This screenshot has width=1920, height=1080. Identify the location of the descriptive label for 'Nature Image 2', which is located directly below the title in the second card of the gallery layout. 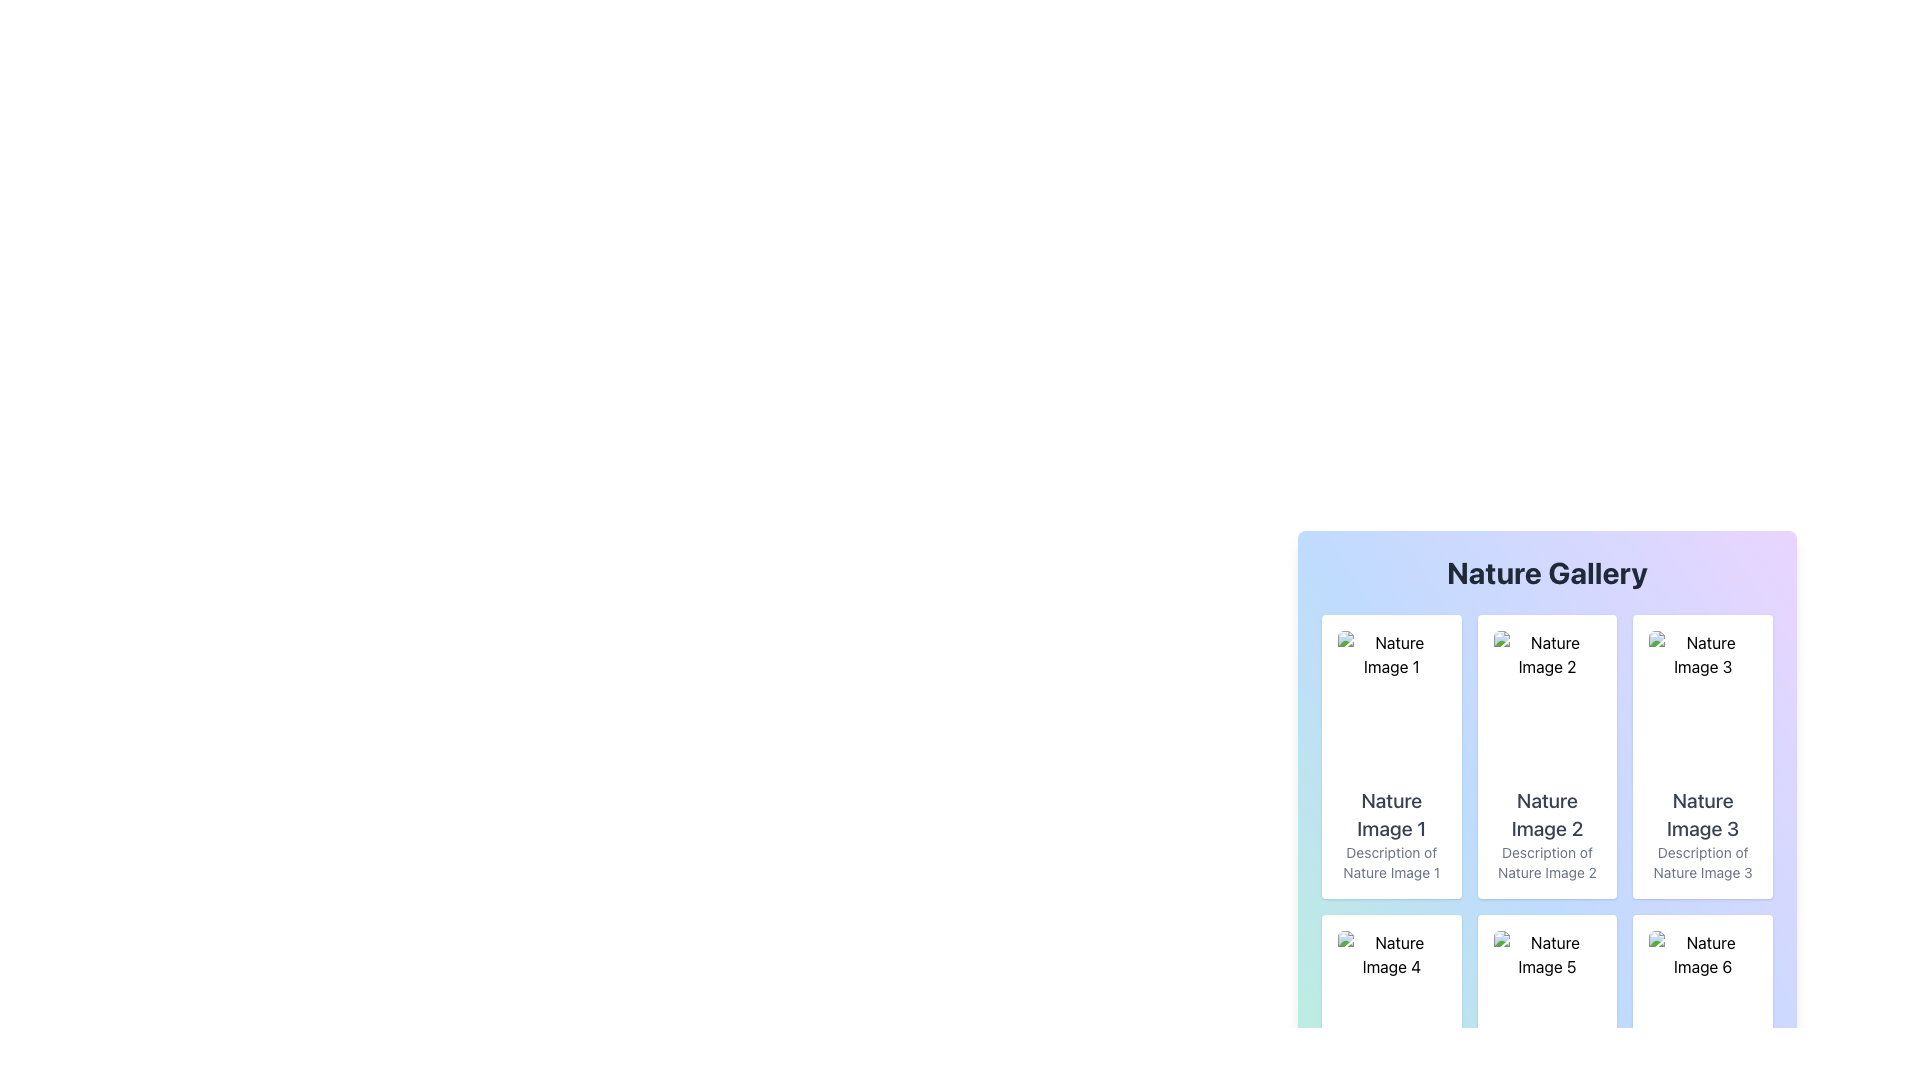
(1546, 862).